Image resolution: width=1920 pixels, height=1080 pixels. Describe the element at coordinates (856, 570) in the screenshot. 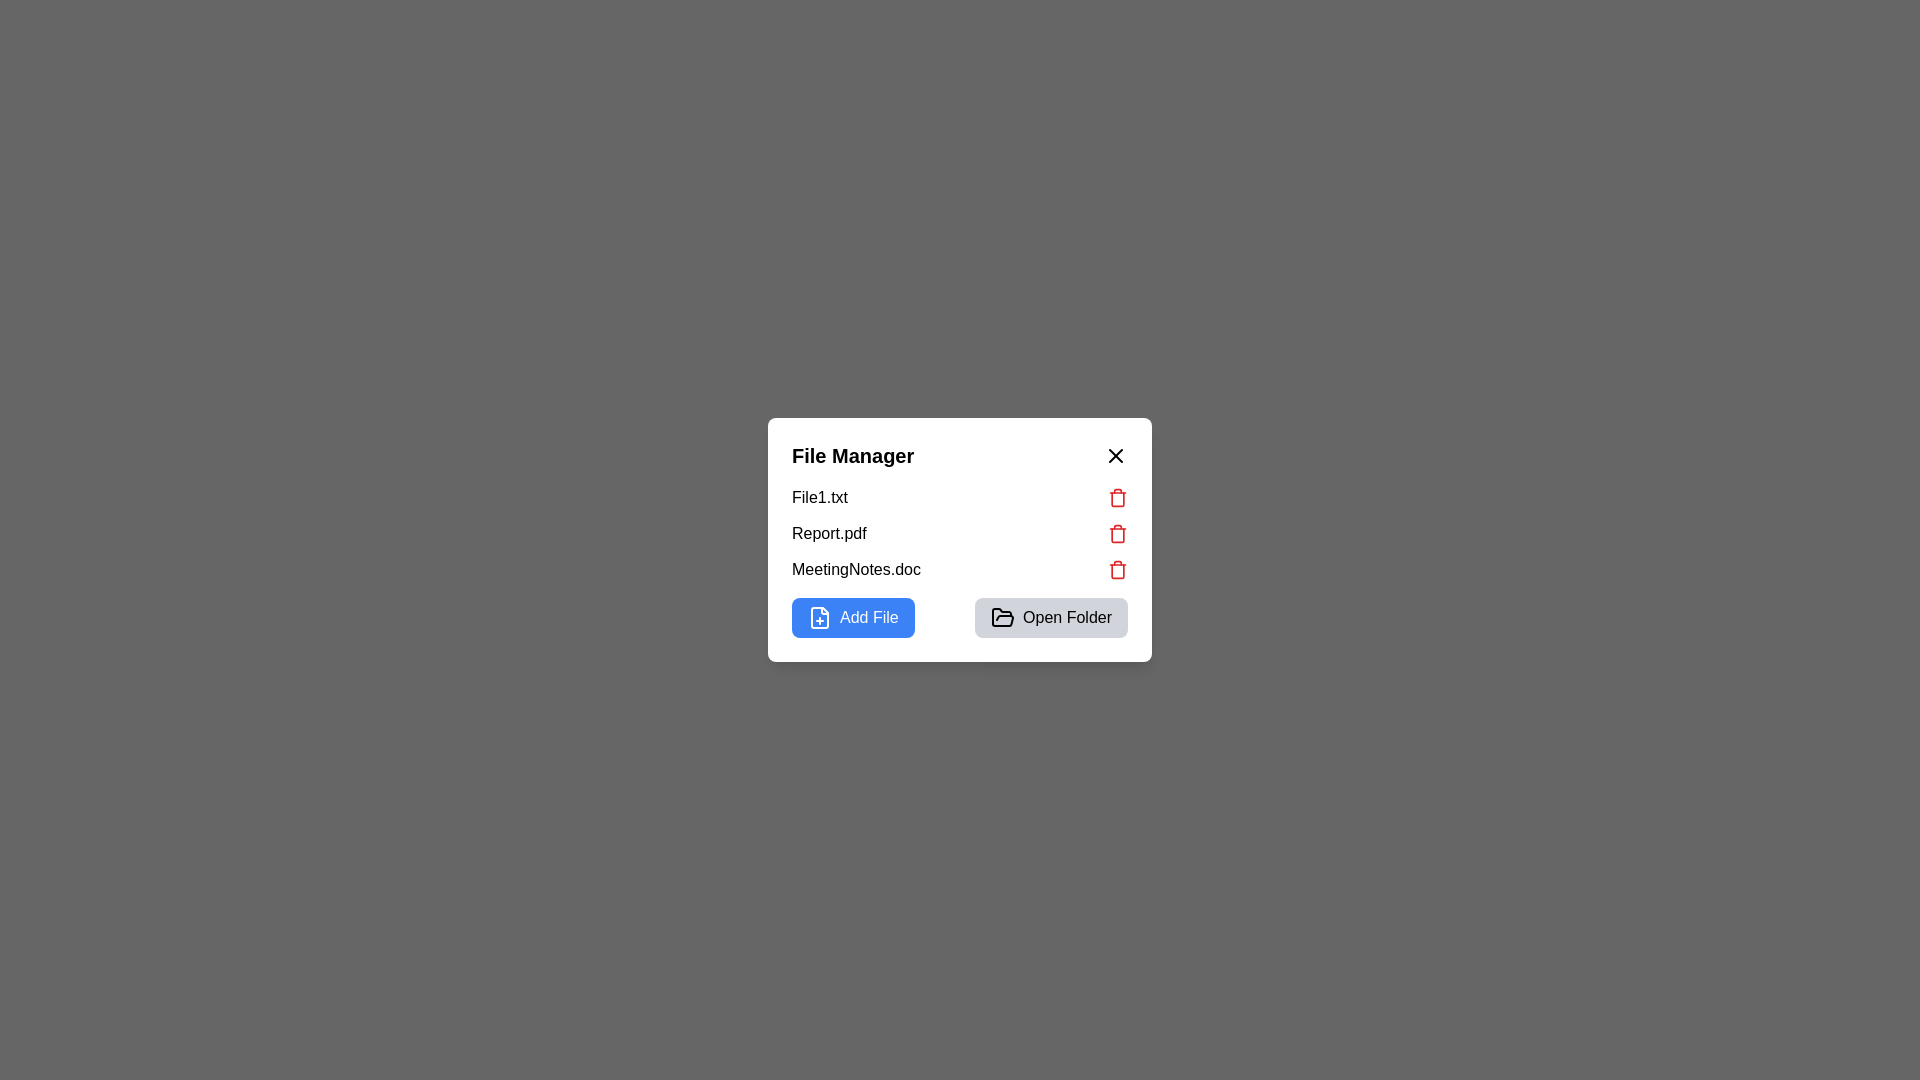

I see `the text label 'MeetingNotes.doc'` at that location.